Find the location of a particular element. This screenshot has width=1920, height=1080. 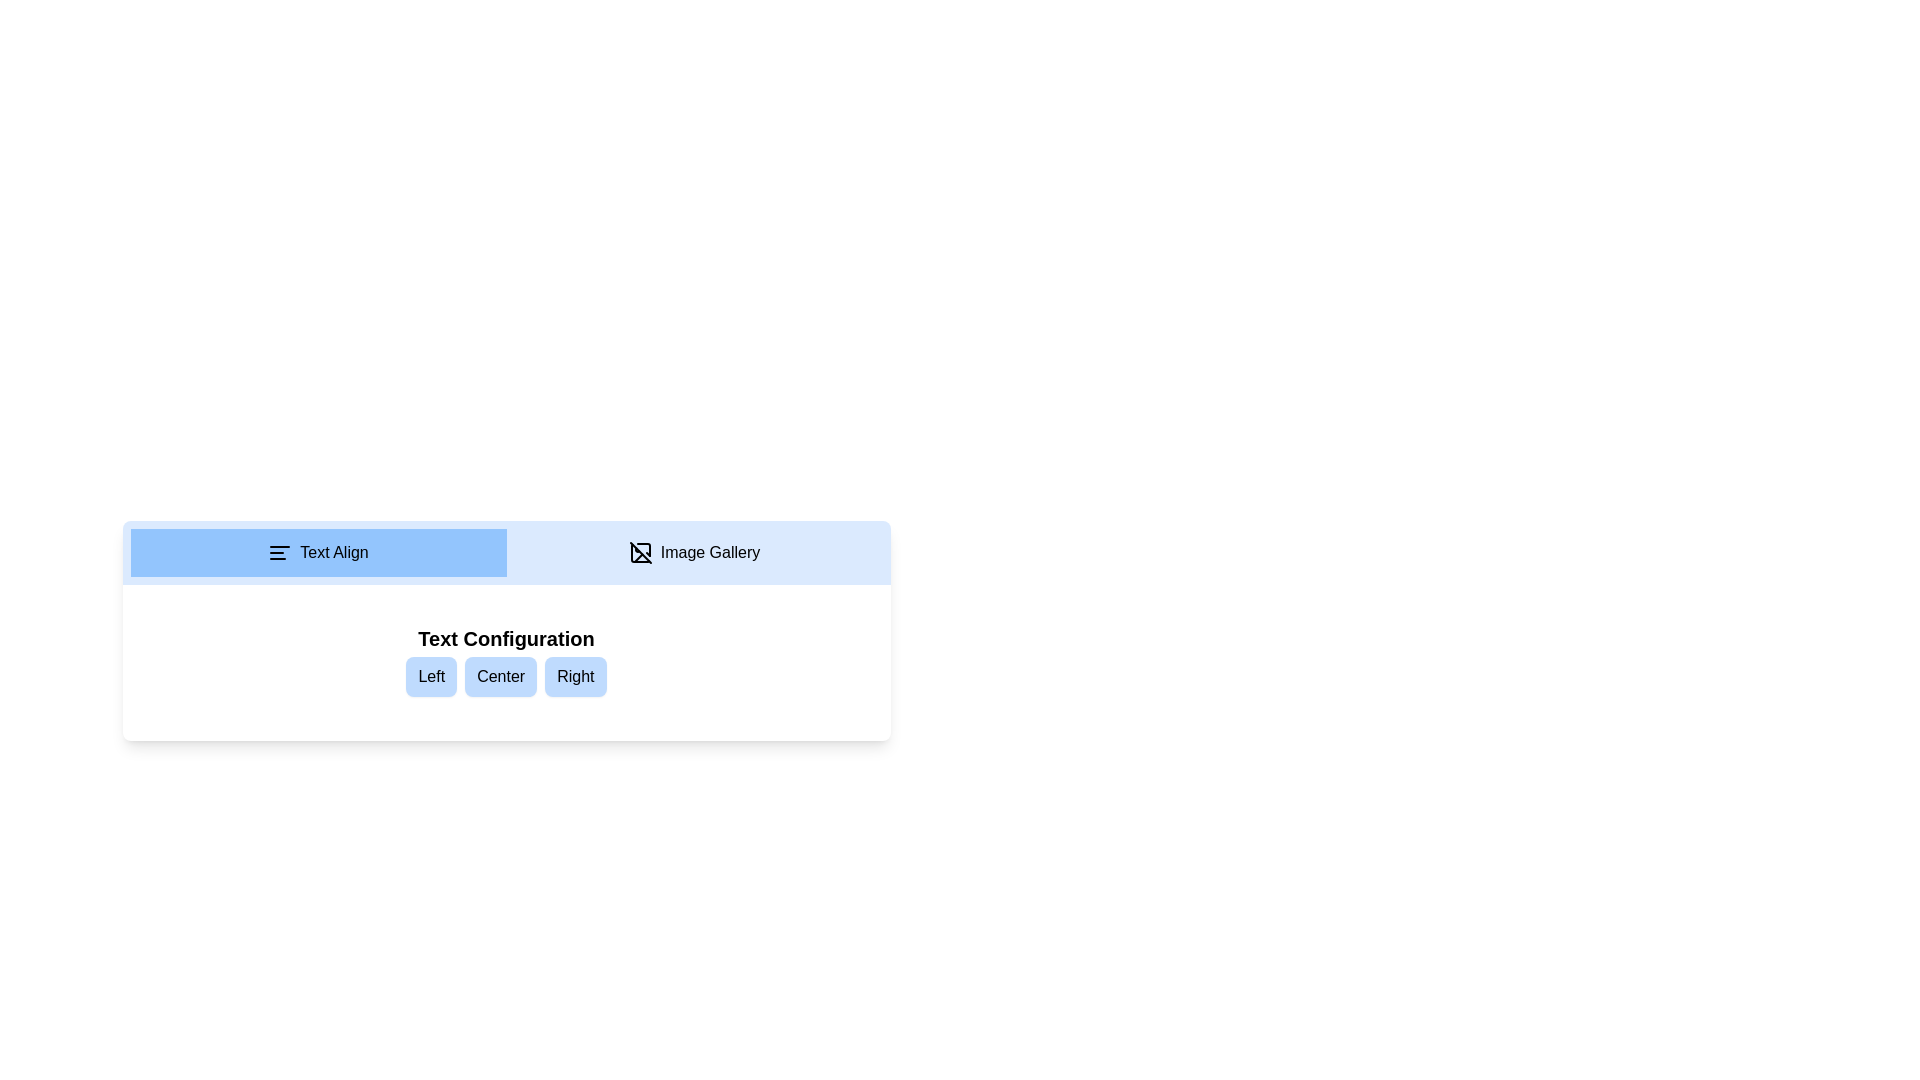

the Center alignment button is located at coordinates (501, 676).